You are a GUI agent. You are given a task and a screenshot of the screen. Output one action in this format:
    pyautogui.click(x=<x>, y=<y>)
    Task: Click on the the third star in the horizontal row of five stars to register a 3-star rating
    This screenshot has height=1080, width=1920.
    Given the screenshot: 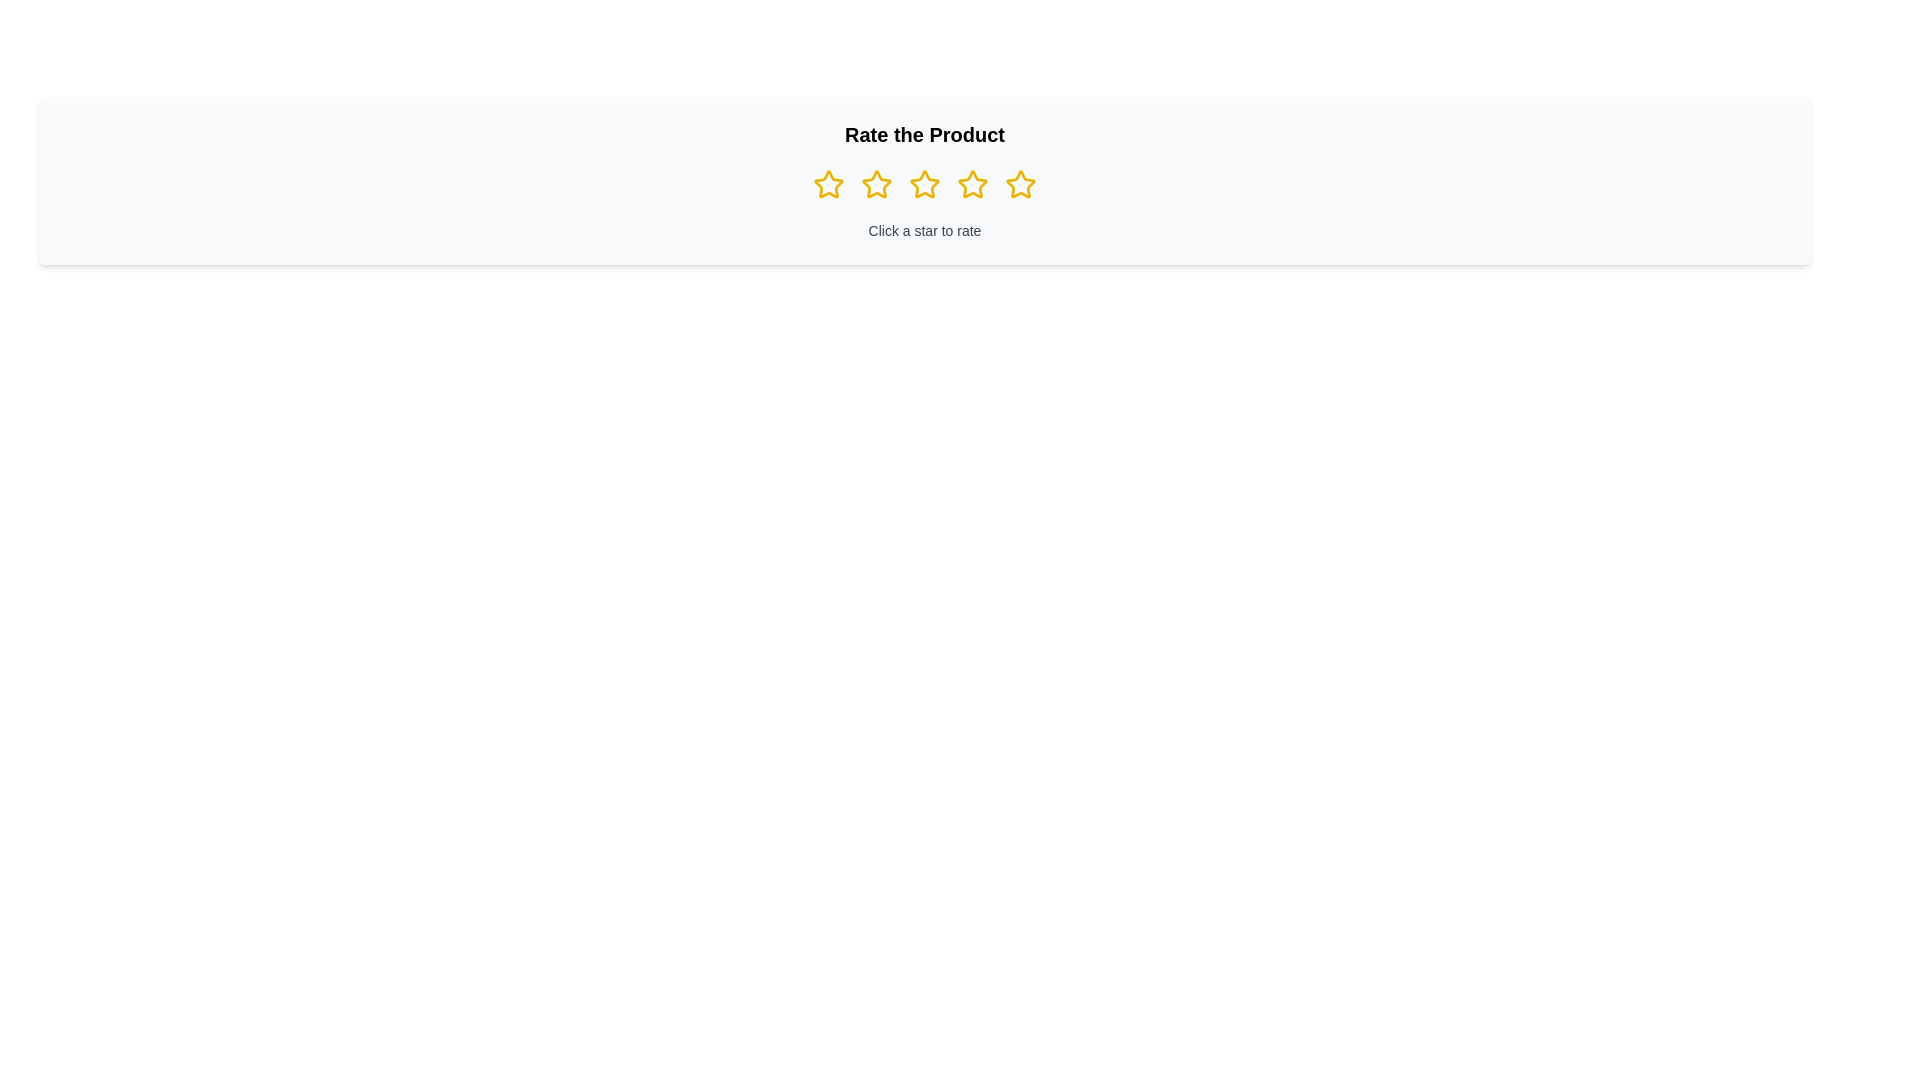 What is the action you would take?
    pyautogui.click(x=924, y=185)
    